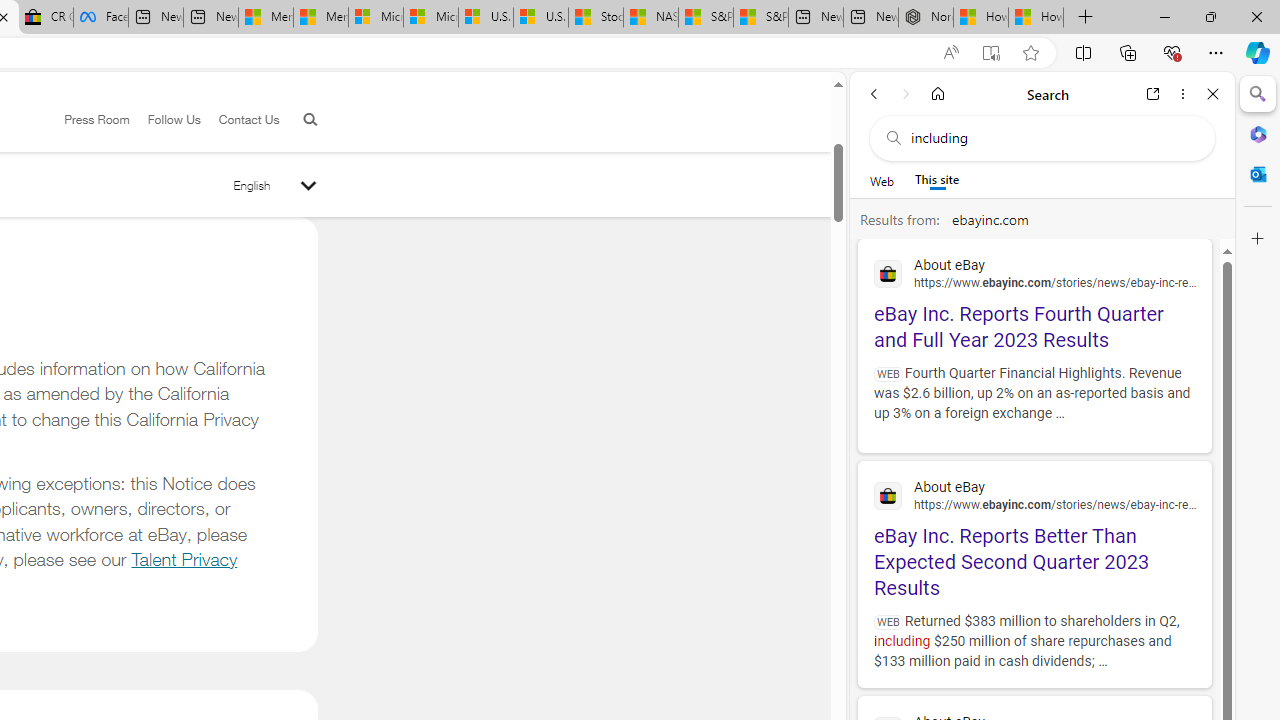  I want to click on 'eBay Inc. Reports Fourth Quarter and Full Year 2023 Results', so click(1034, 301).